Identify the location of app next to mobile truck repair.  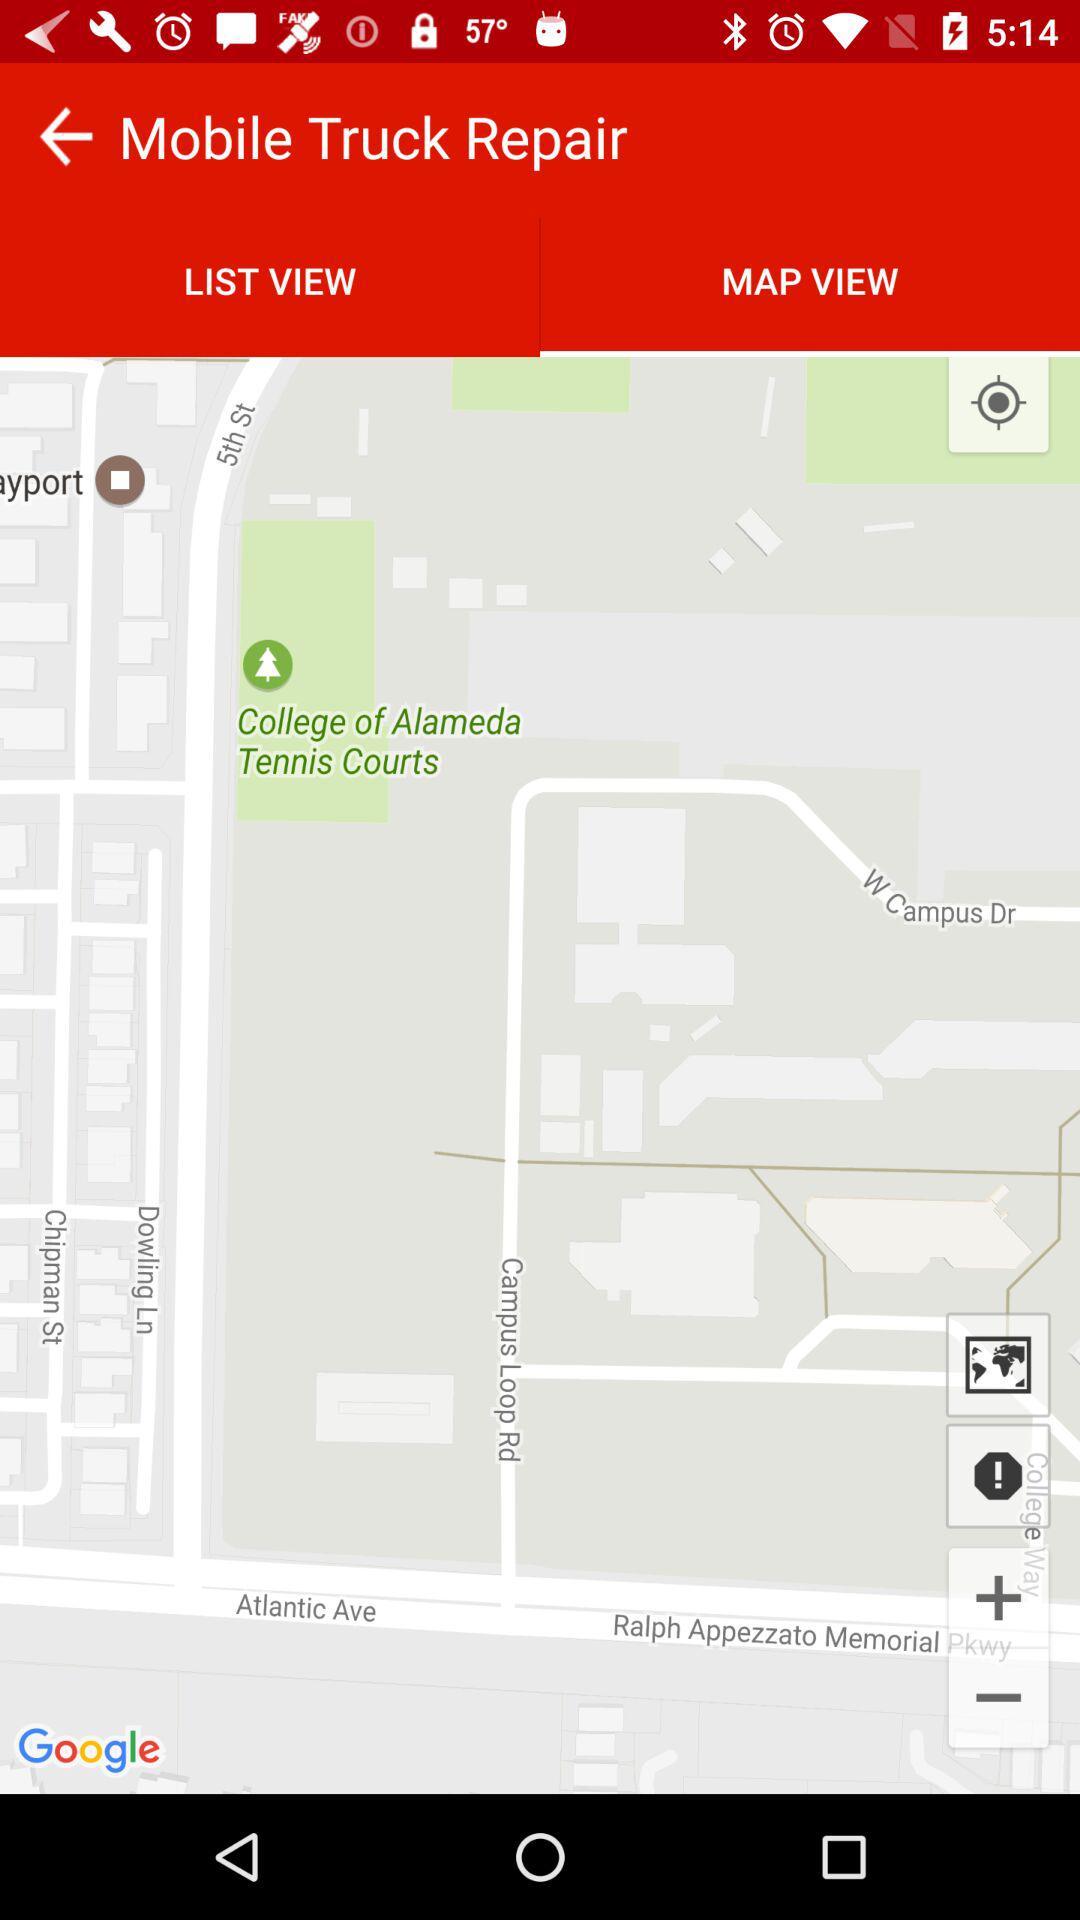
(64, 135).